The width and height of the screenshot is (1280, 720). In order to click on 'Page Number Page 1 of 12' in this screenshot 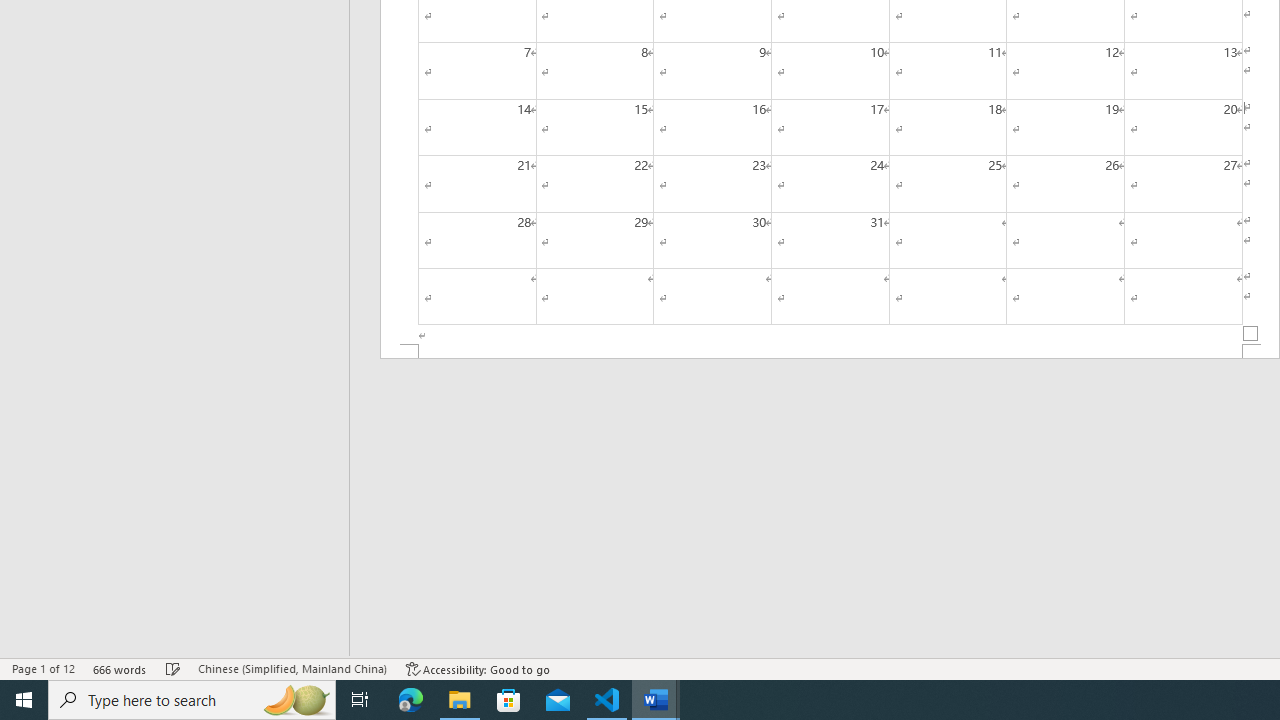, I will do `click(43, 669)`.